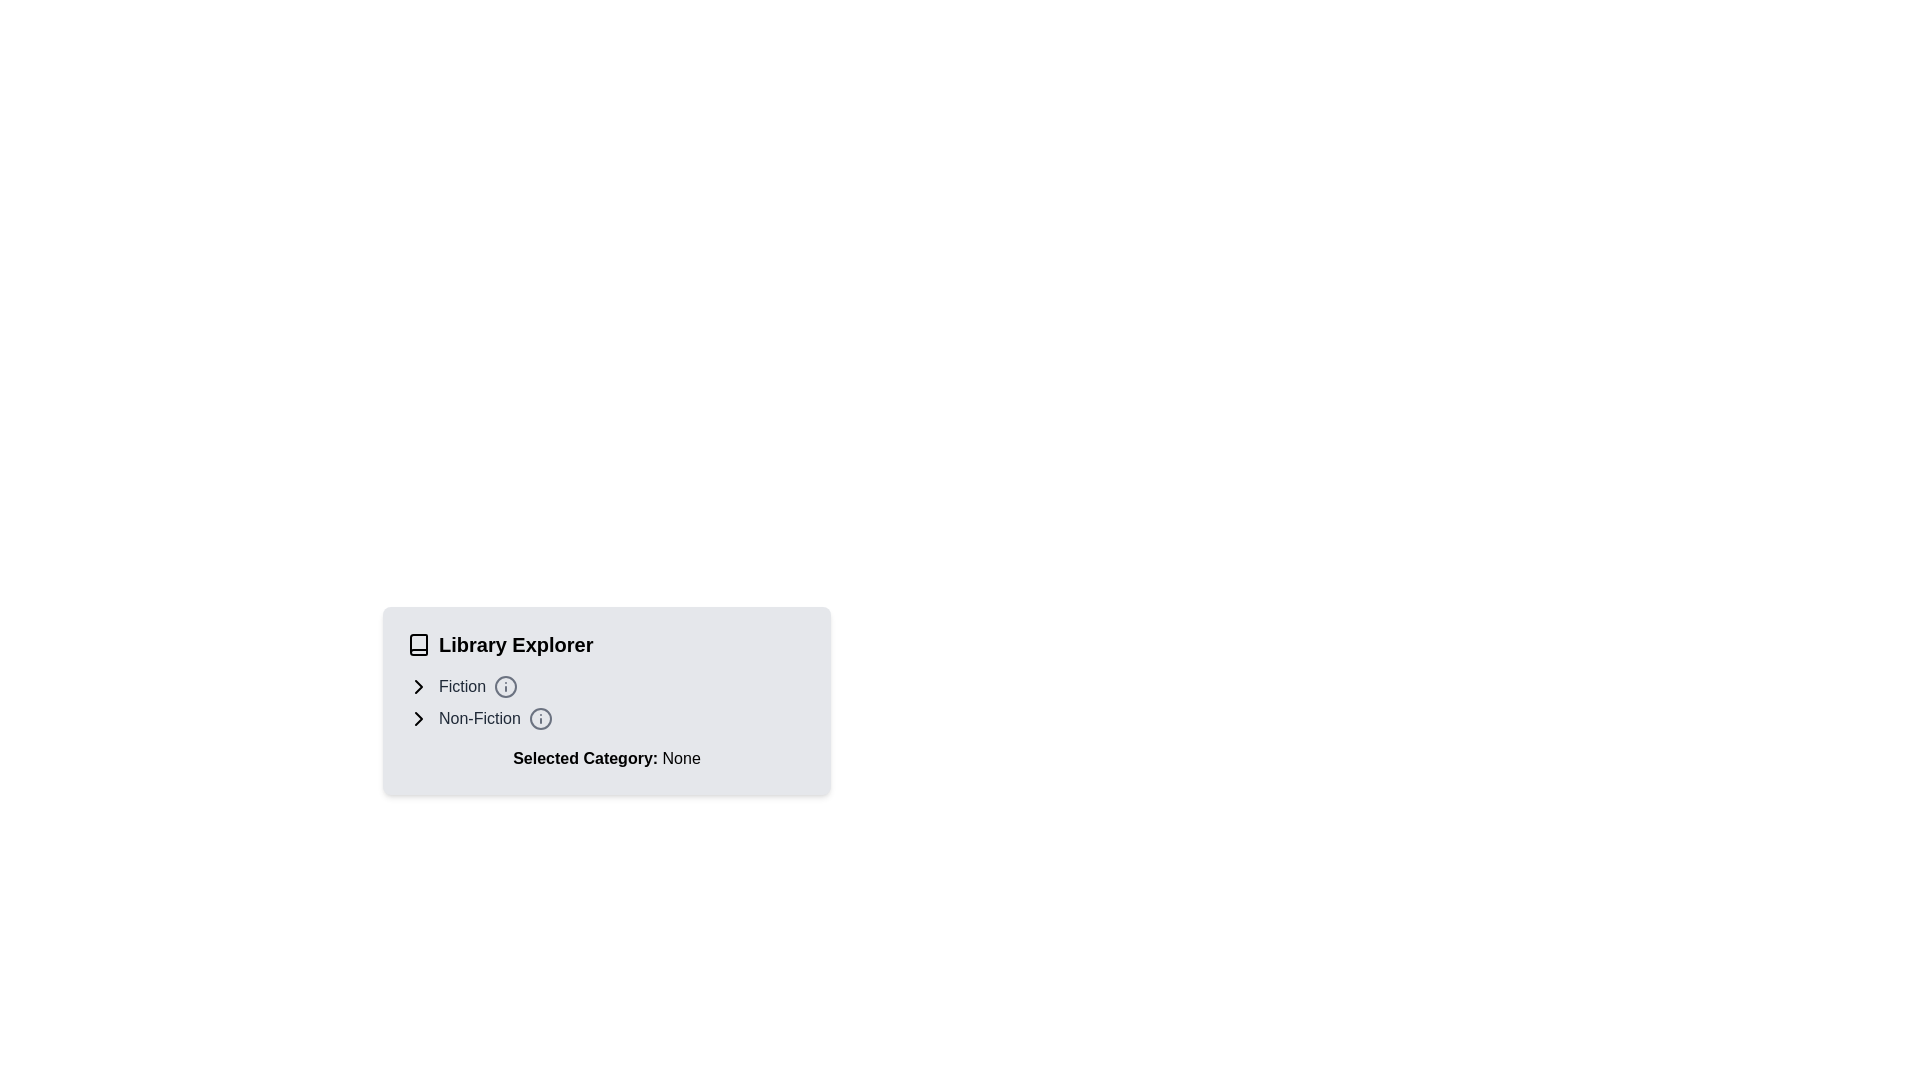  What do you see at coordinates (506, 685) in the screenshot?
I see `the circular icon with a gray border located near the 'Fiction' text in the 'Library Explorer' section` at bounding box center [506, 685].